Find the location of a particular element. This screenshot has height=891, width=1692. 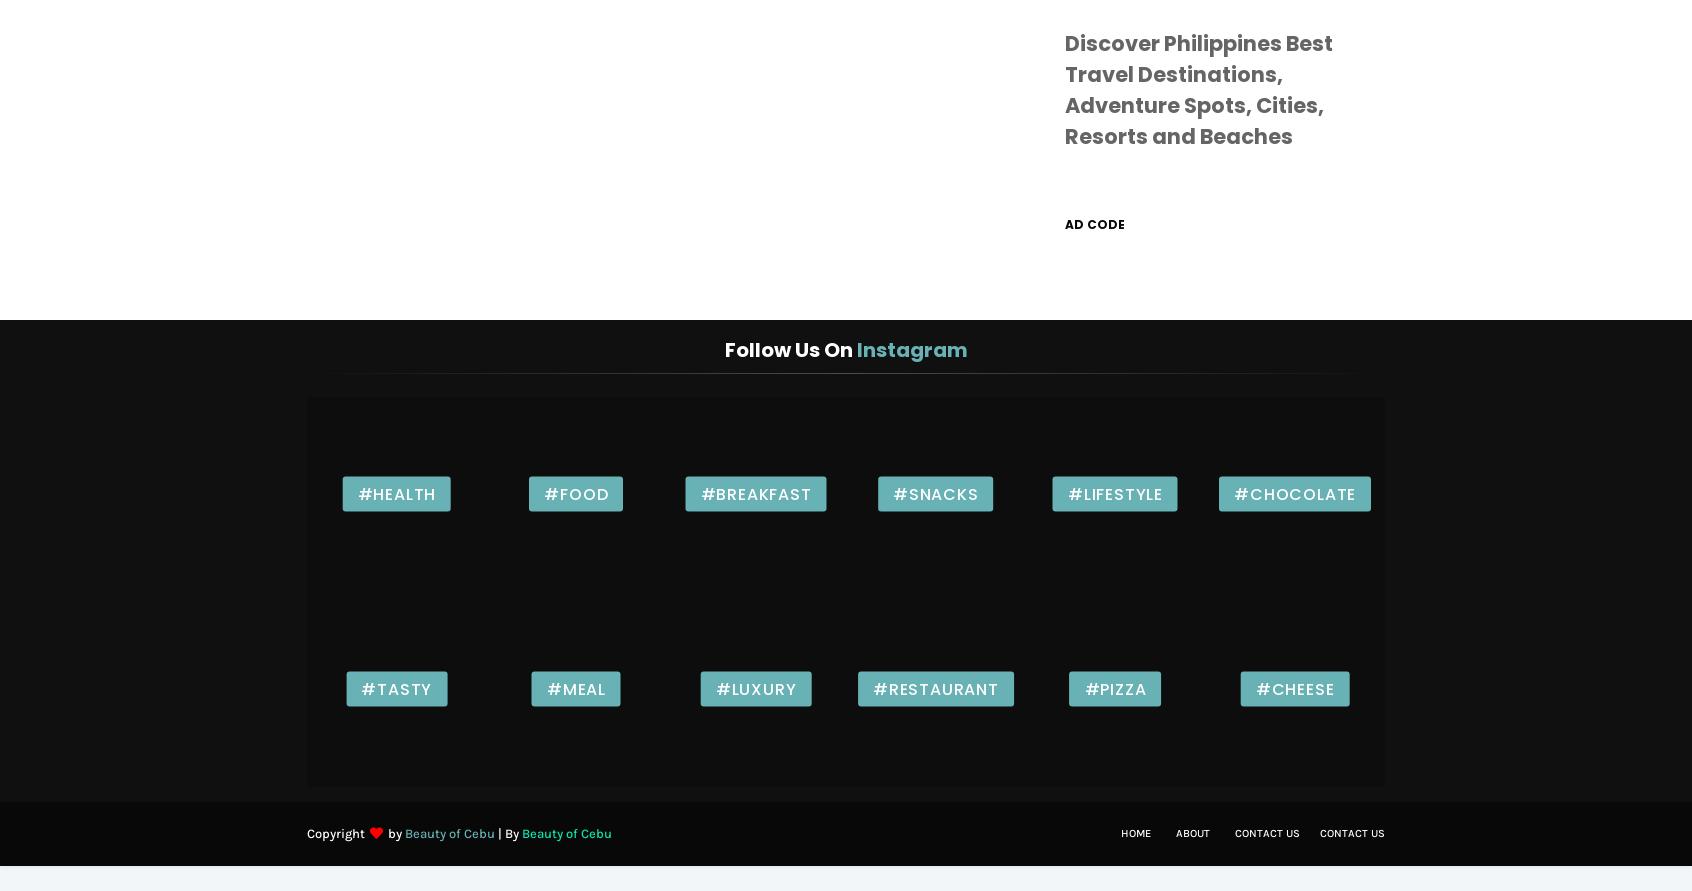

'#Meal' is located at coordinates (574, 687).